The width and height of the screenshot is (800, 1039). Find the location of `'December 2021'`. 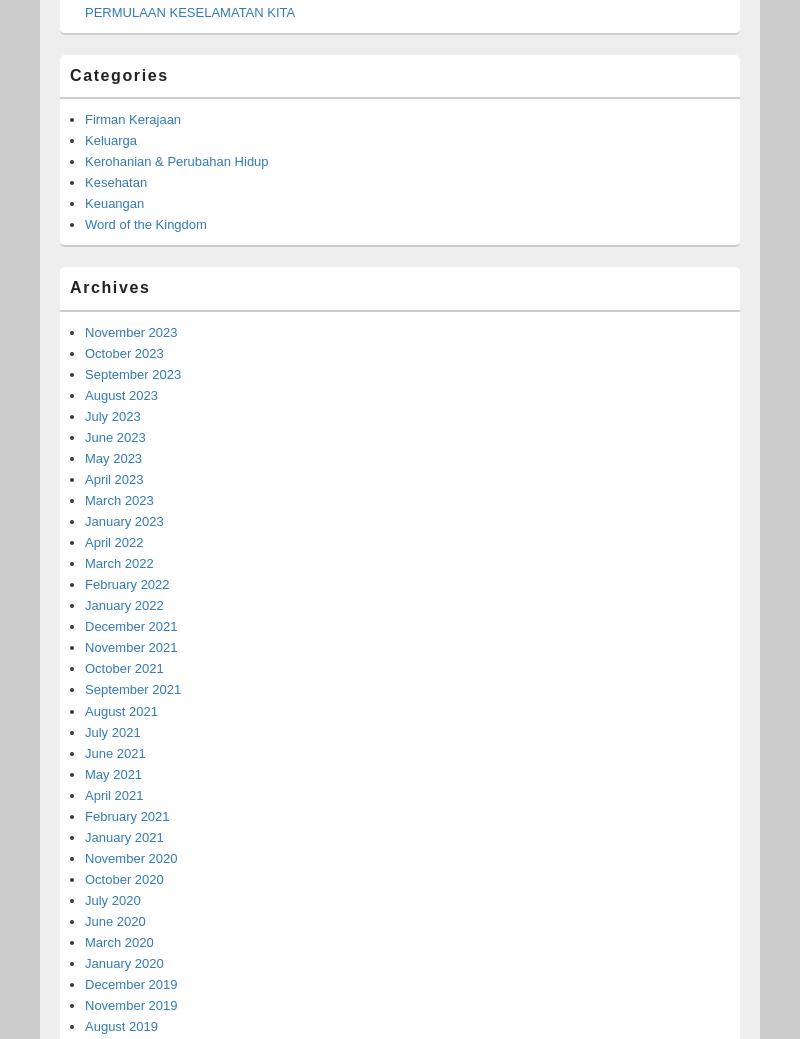

'December 2021' is located at coordinates (130, 626).